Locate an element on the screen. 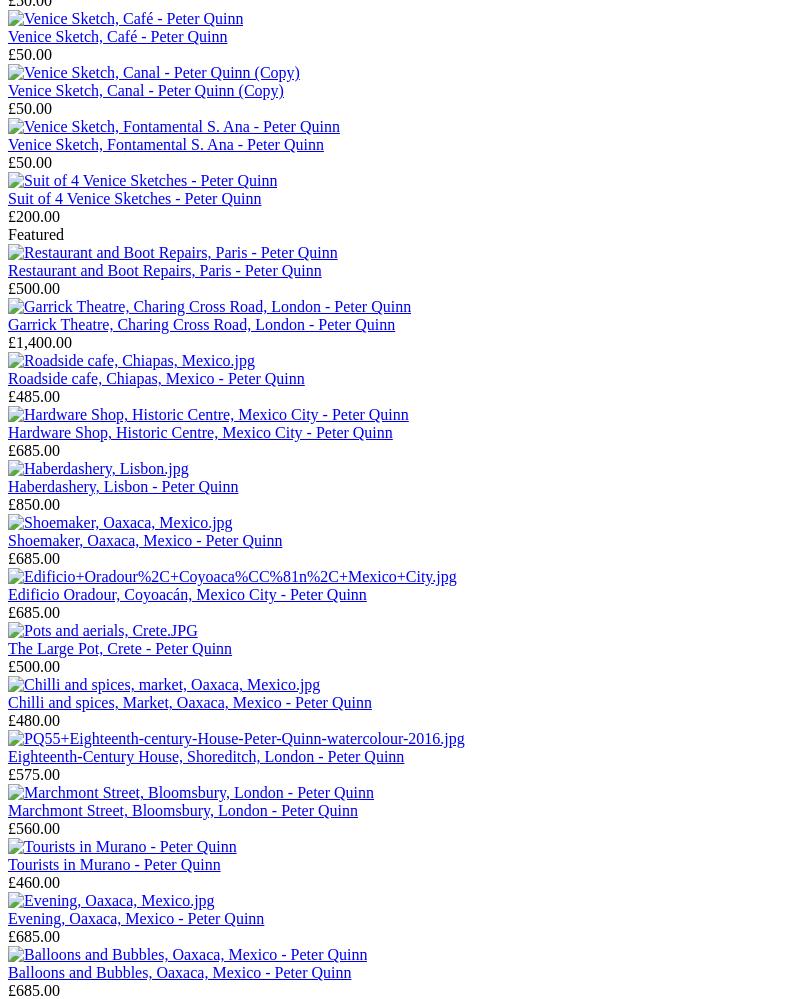 This screenshot has width=800, height=999. '£1,400.00' is located at coordinates (39, 342).